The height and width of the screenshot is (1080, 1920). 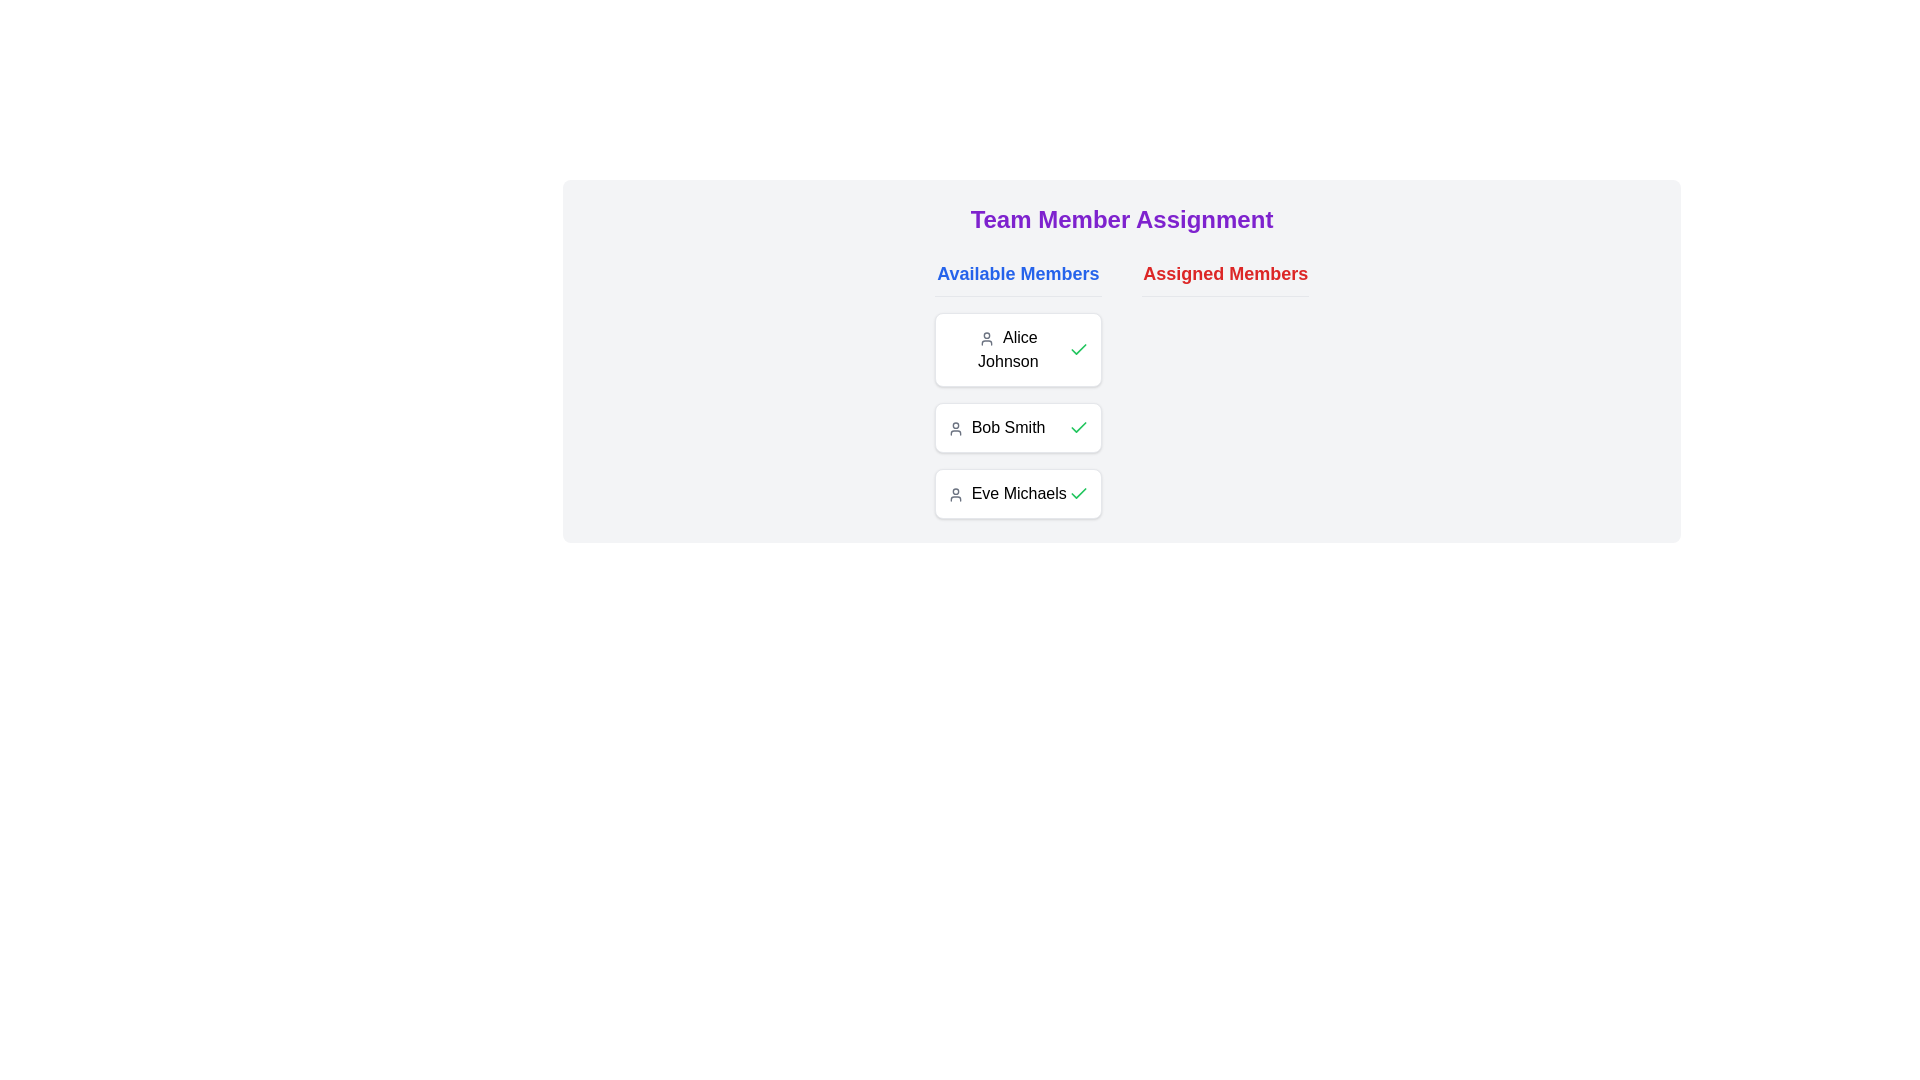 What do you see at coordinates (1007, 493) in the screenshot?
I see `the text label indicating the user 'Eve Michaels' in the available members list, which is the third entry below 'Bob Smith'` at bounding box center [1007, 493].